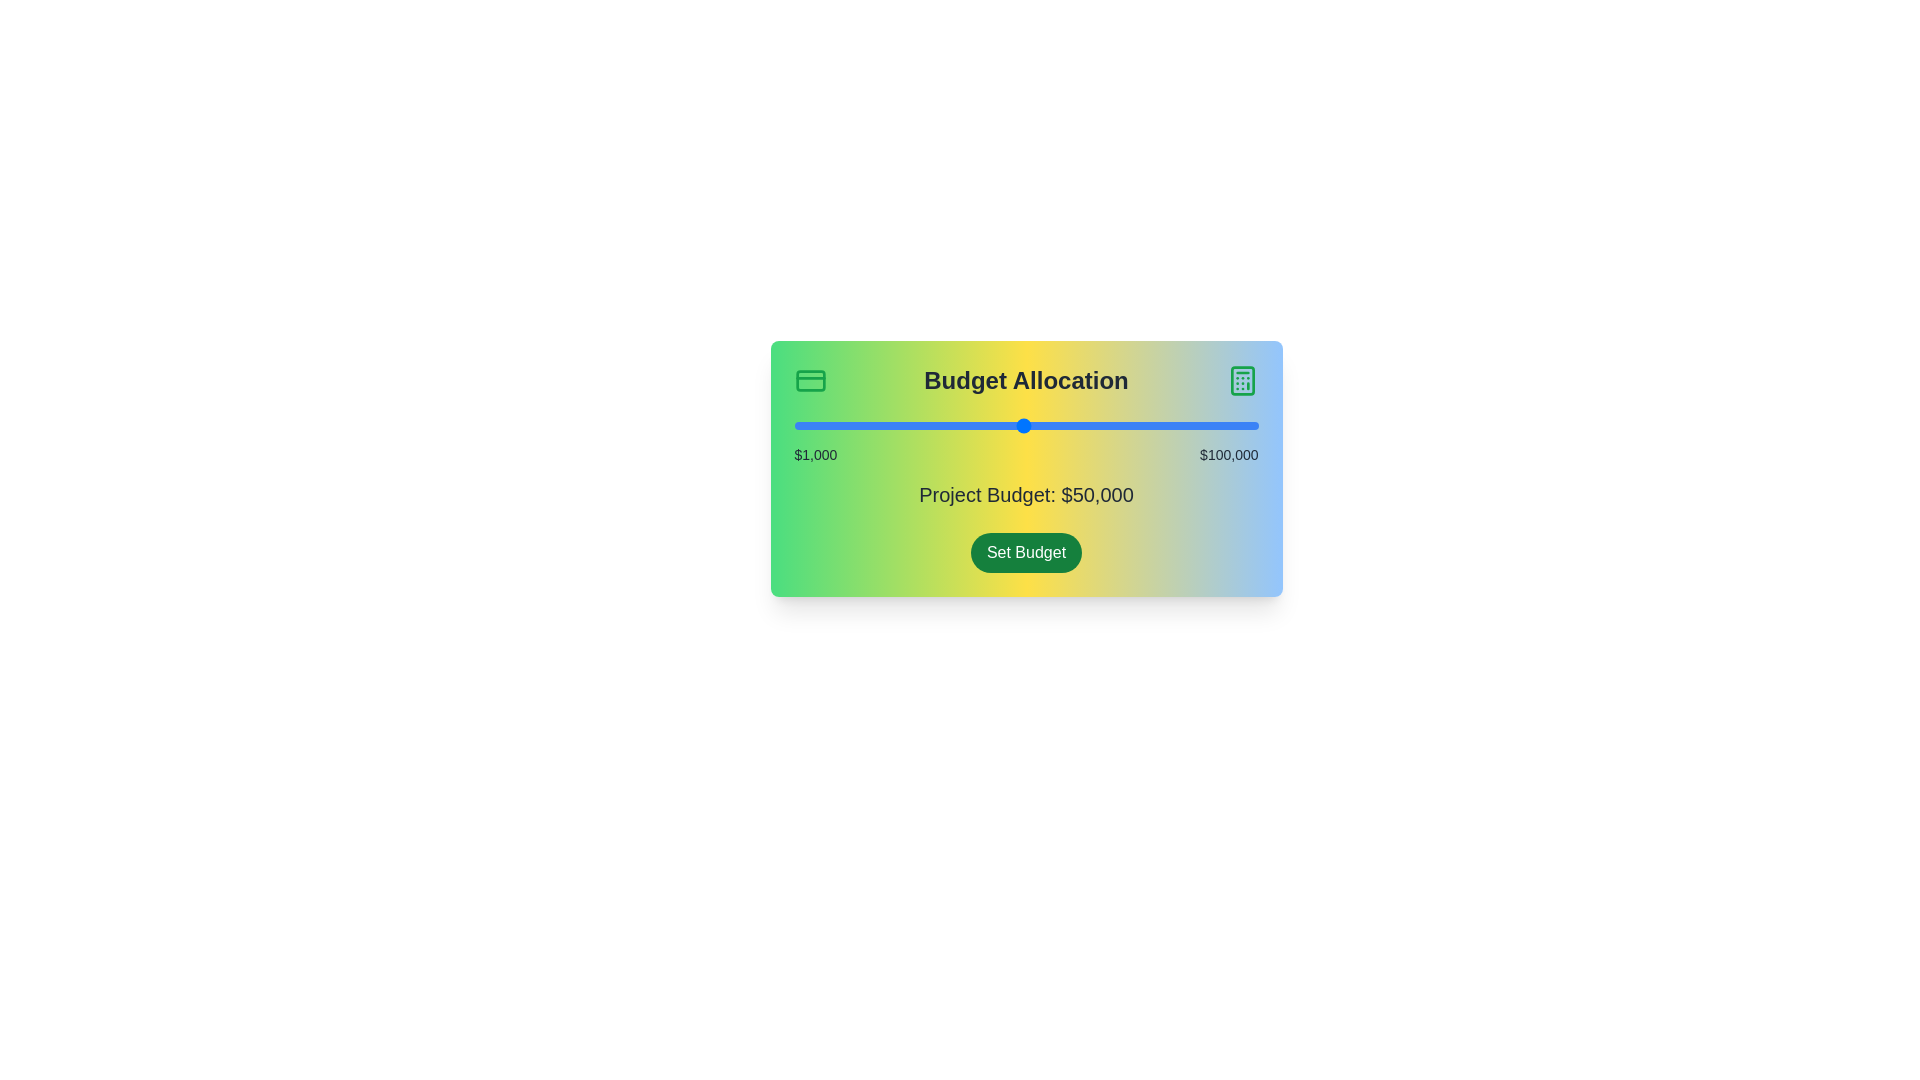  I want to click on the budget slider to set the budget to 80672, so click(1167, 424).